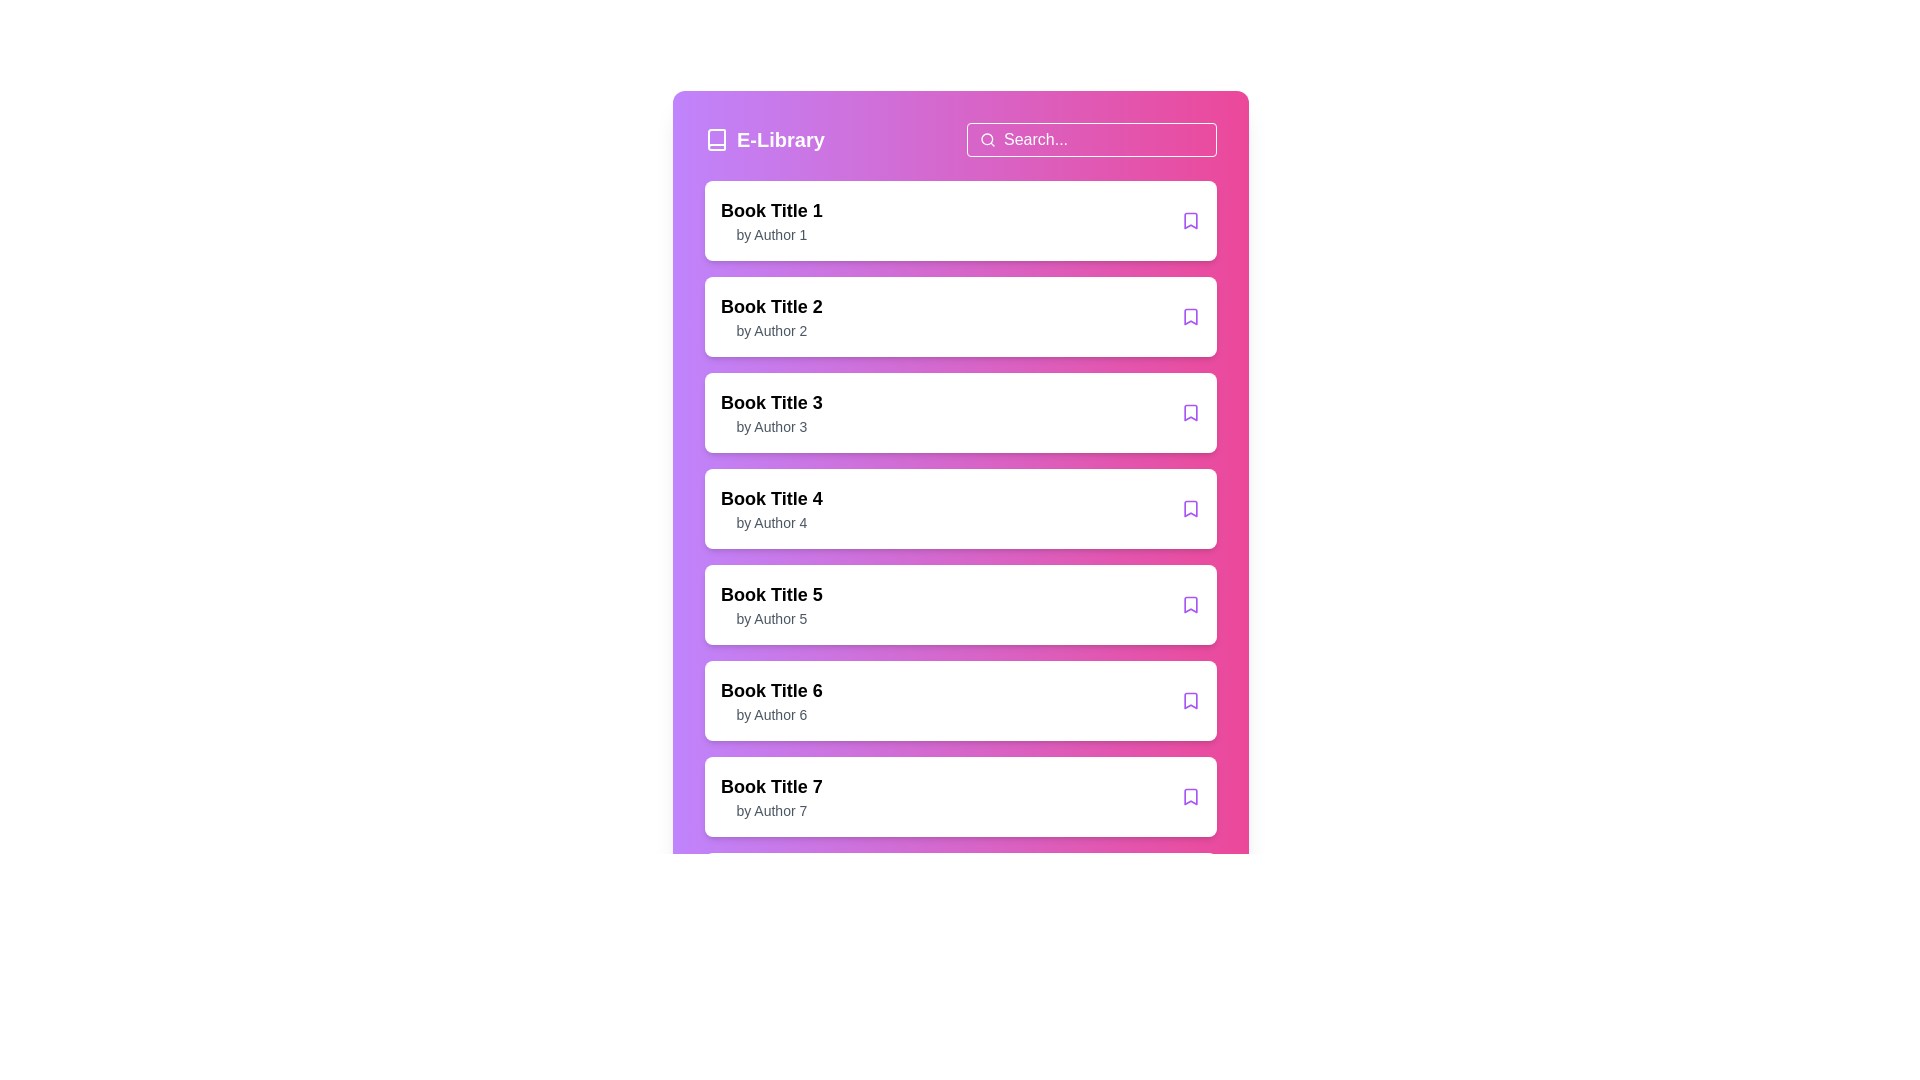 The image size is (1920, 1080). I want to click on the bookmark icon in the seventh row labeled 'Book Title 7', so click(1190, 796).